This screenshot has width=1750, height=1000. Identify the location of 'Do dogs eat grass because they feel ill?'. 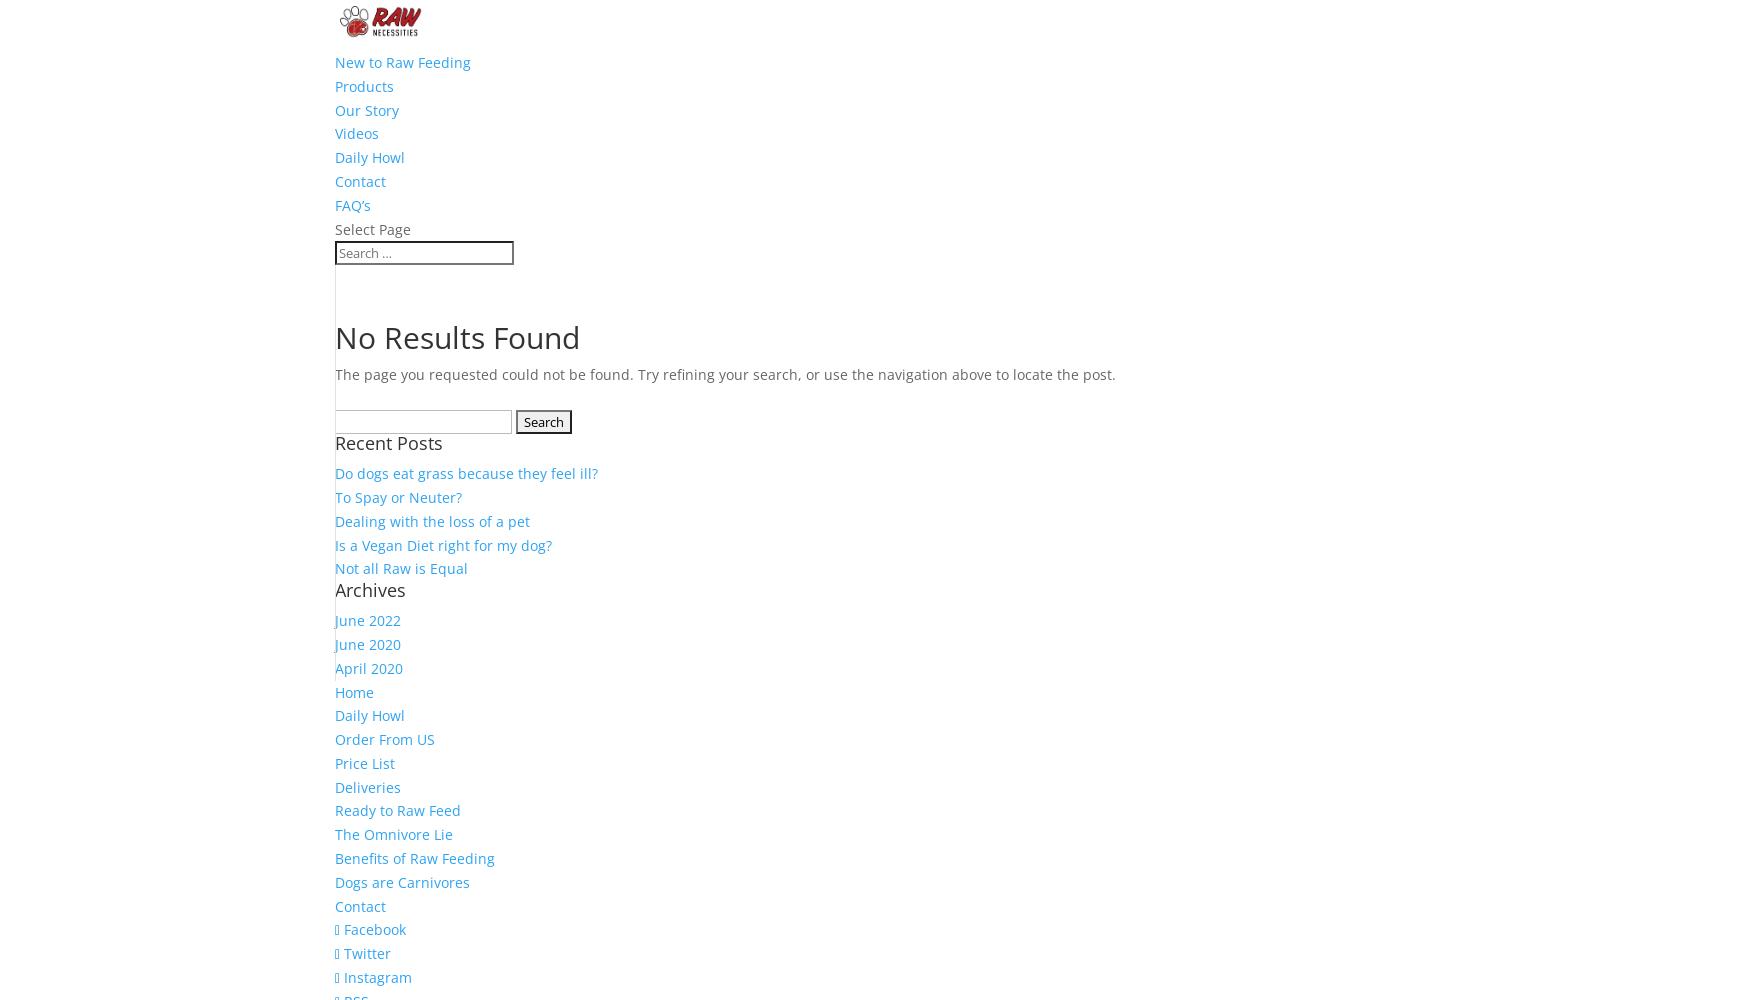
(466, 472).